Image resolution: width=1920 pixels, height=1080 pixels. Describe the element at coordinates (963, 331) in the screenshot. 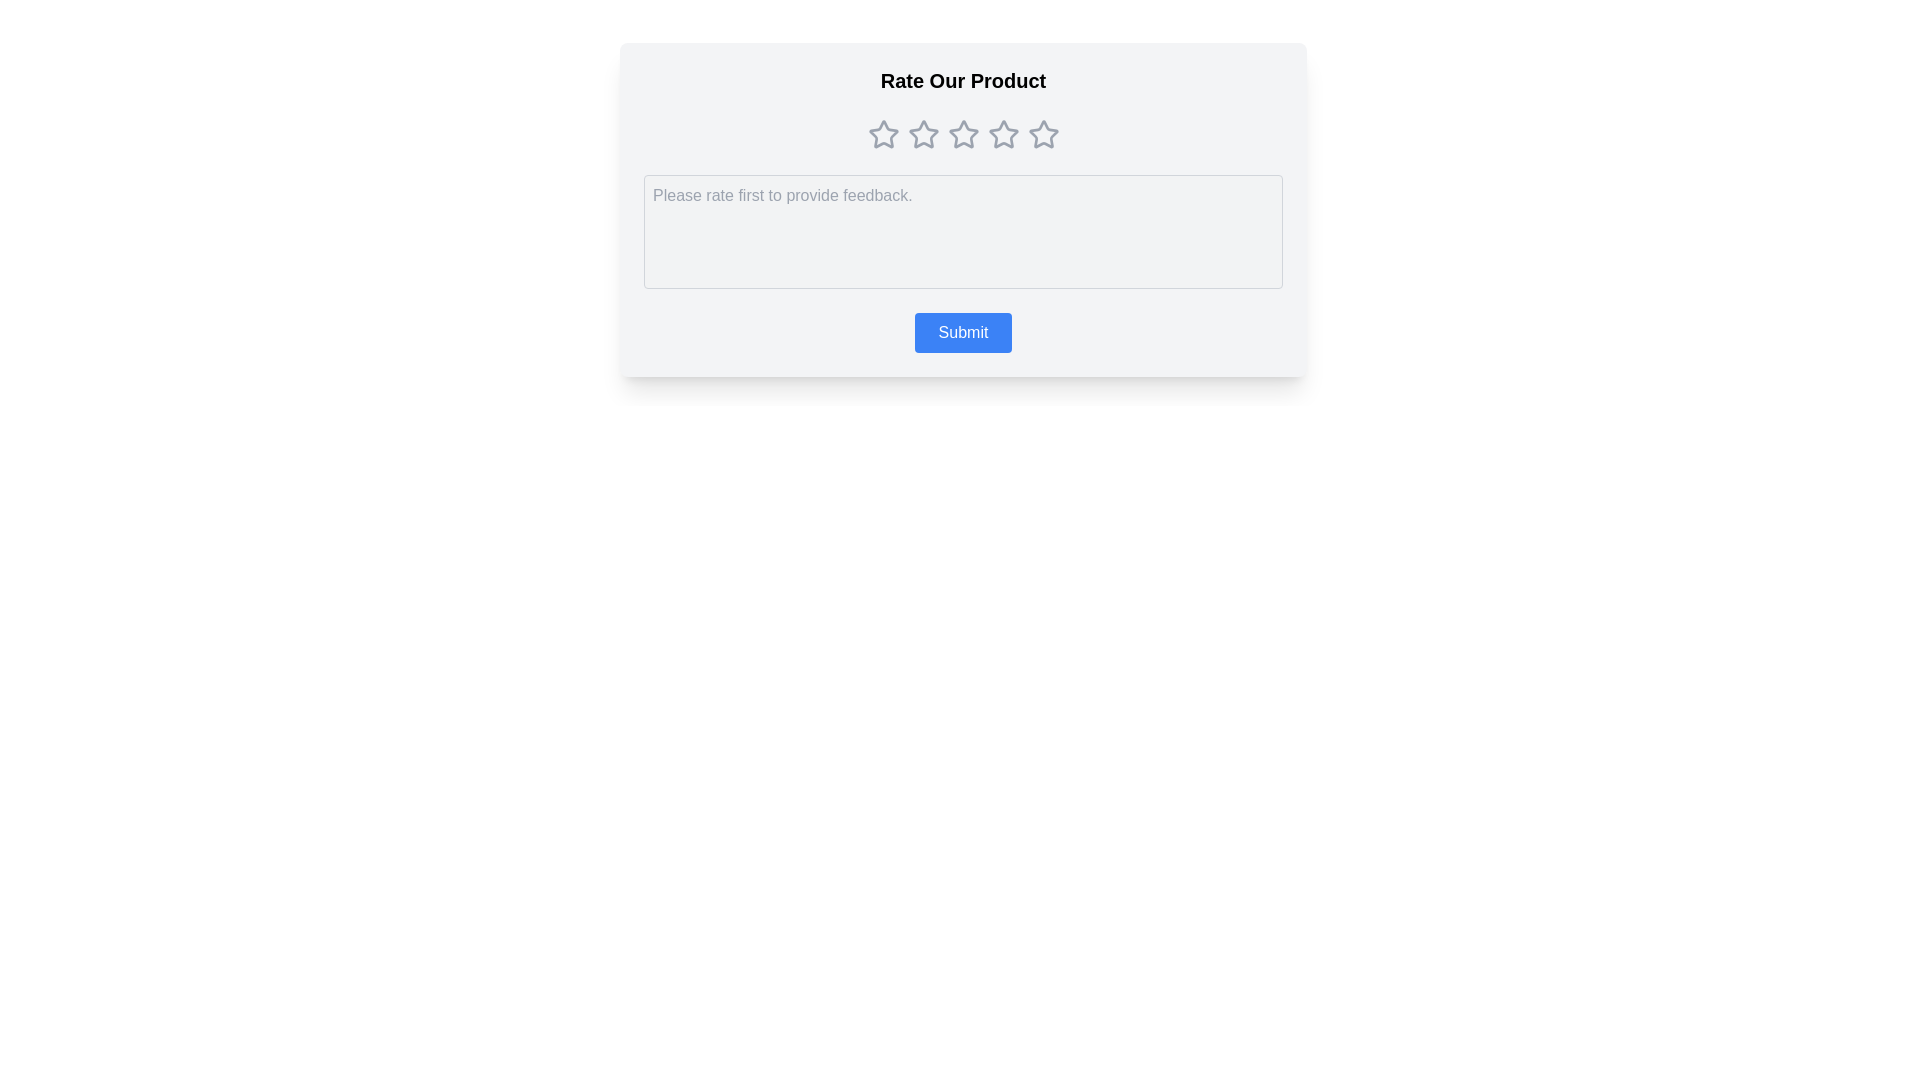

I see `the submit button located below the text area in the rating section to observe the hover effect` at that location.